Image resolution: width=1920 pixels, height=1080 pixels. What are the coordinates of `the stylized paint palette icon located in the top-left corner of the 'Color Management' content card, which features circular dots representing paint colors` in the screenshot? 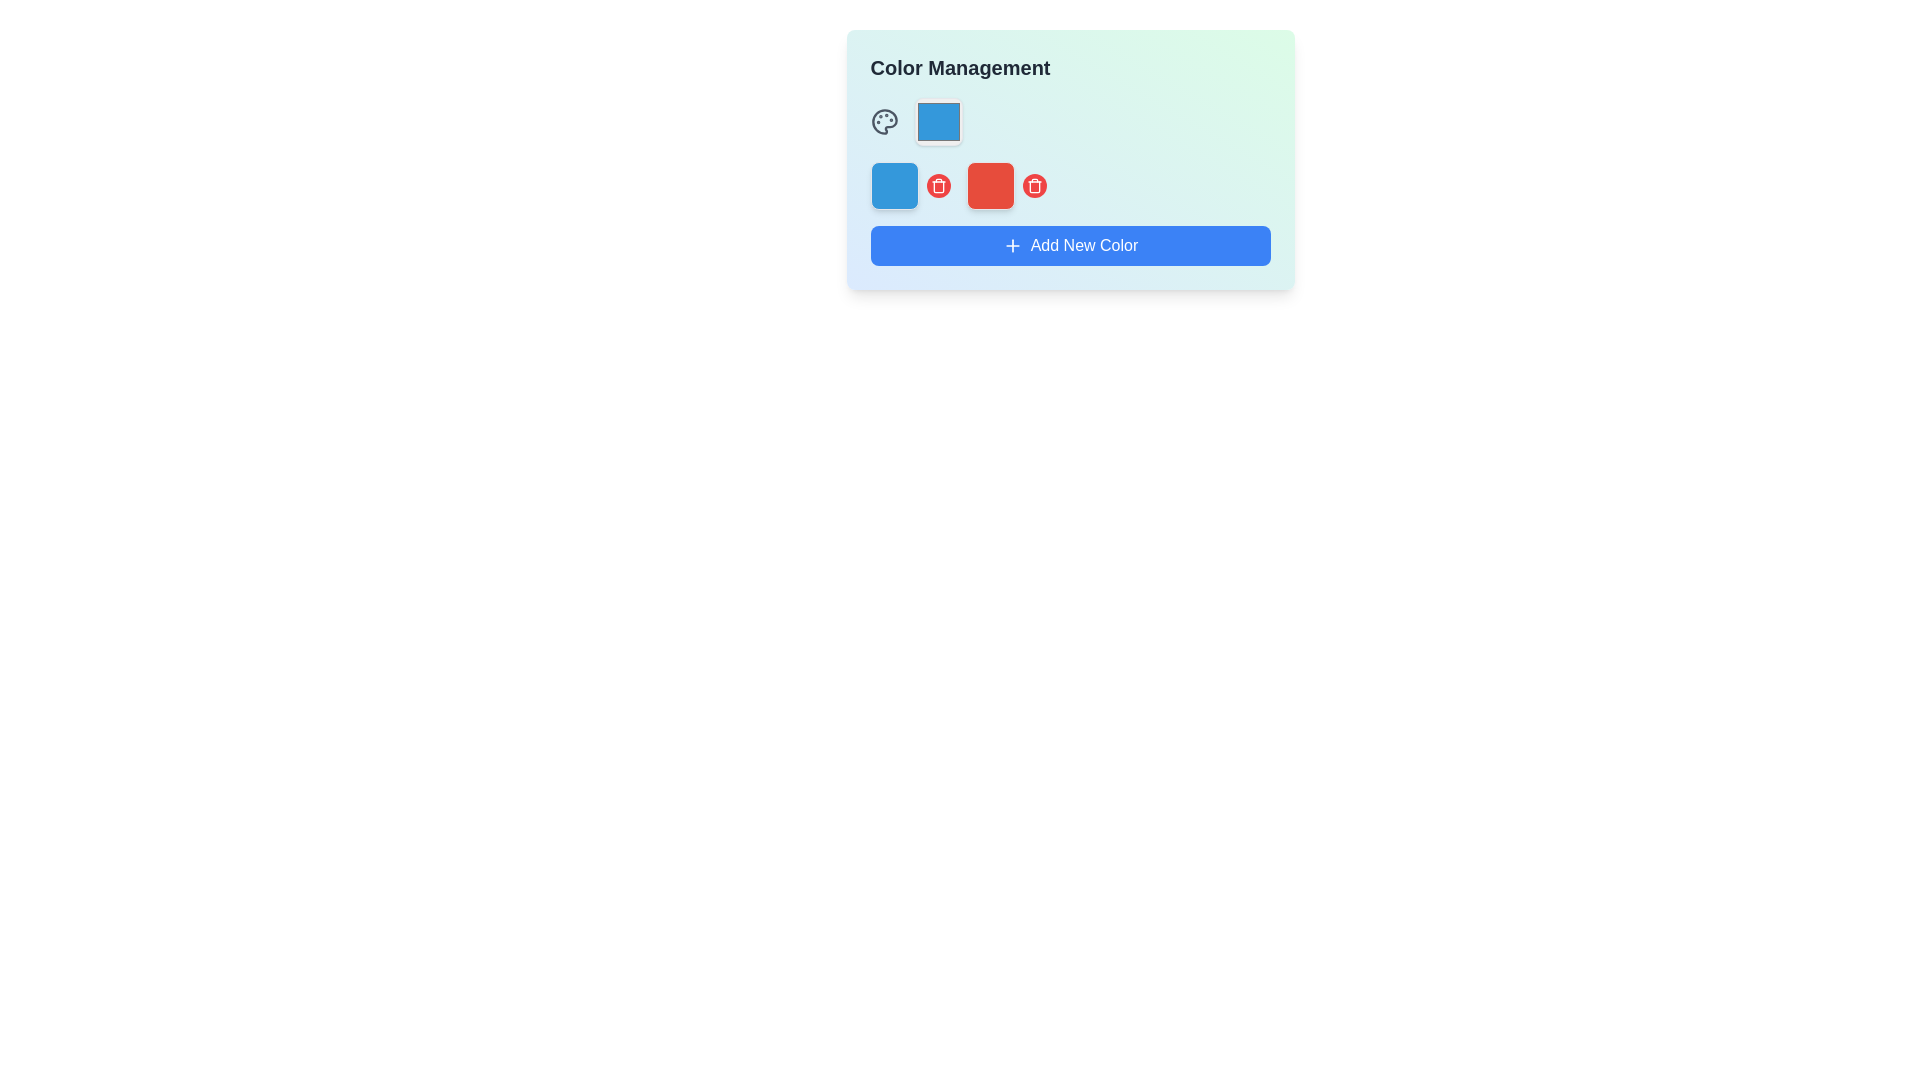 It's located at (883, 122).